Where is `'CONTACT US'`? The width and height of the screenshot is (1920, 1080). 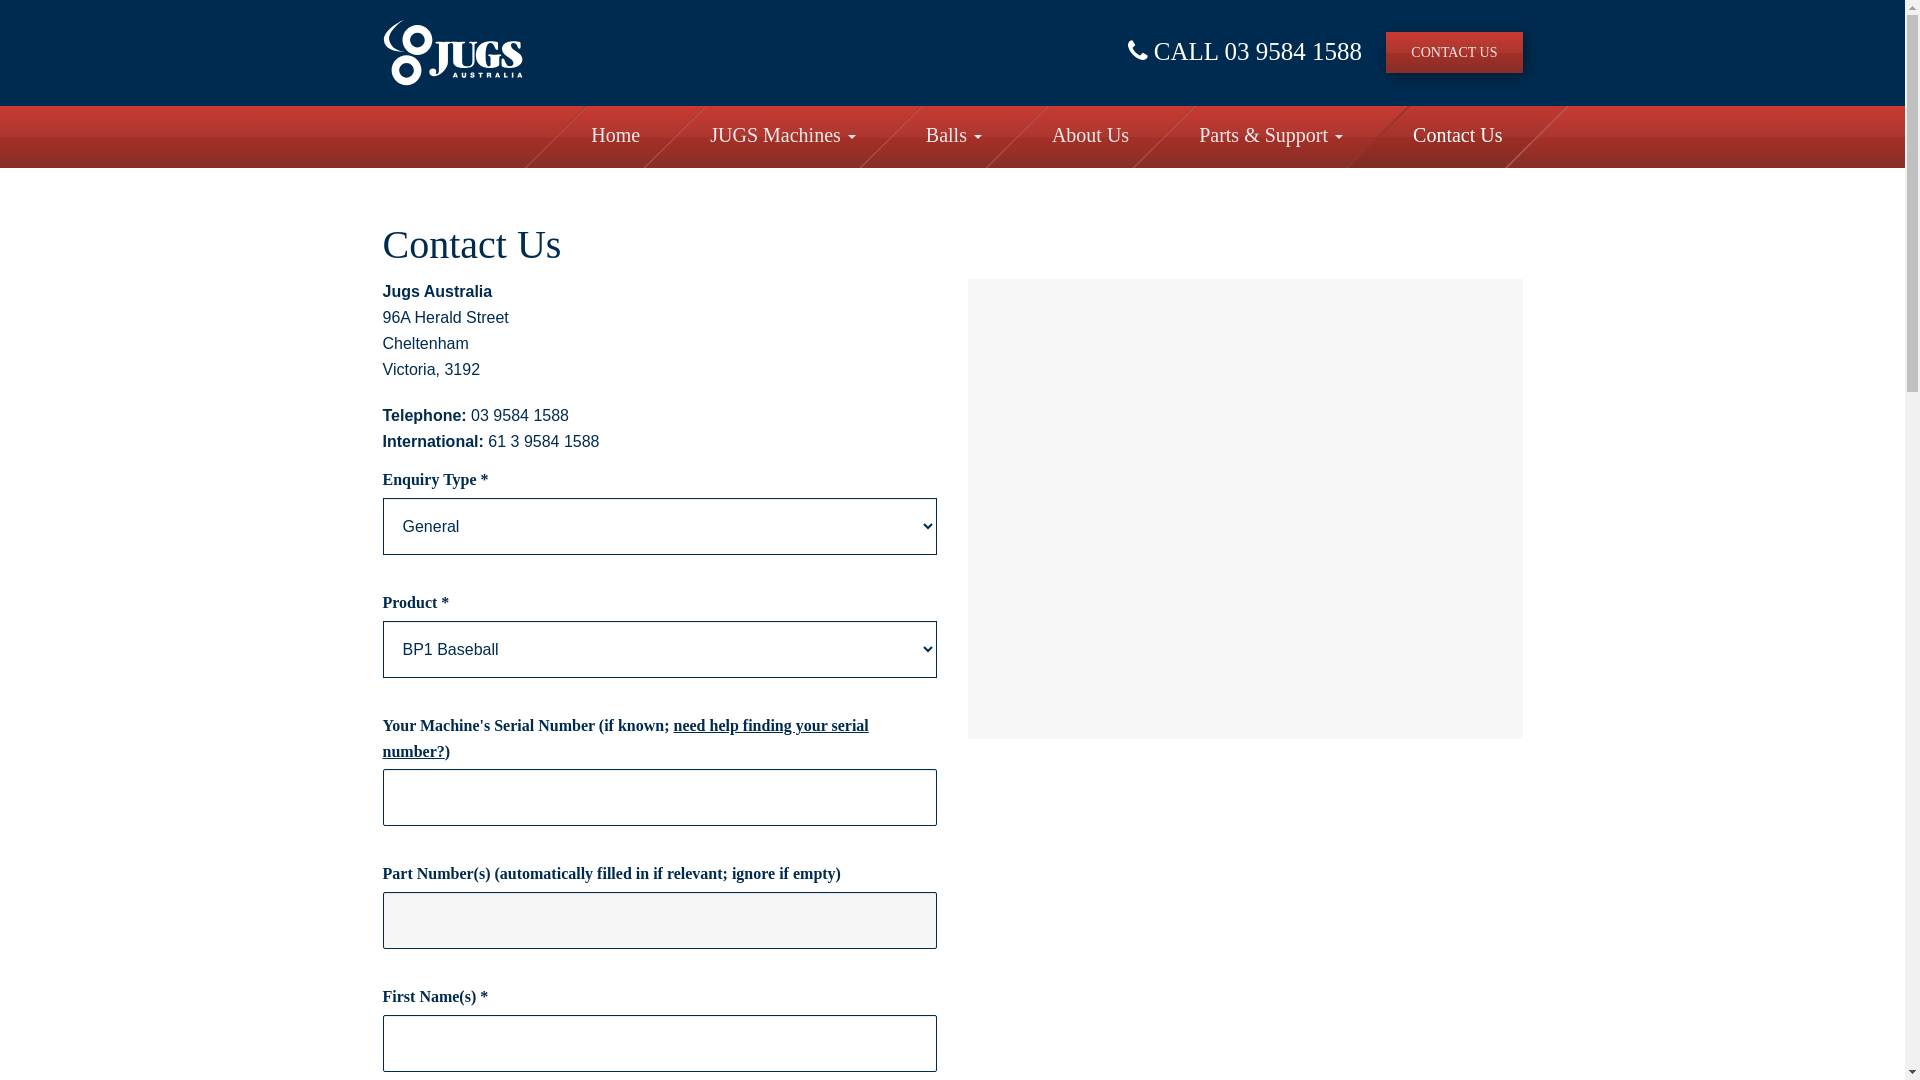
'CONTACT US' is located at coordinates (1385, 51).